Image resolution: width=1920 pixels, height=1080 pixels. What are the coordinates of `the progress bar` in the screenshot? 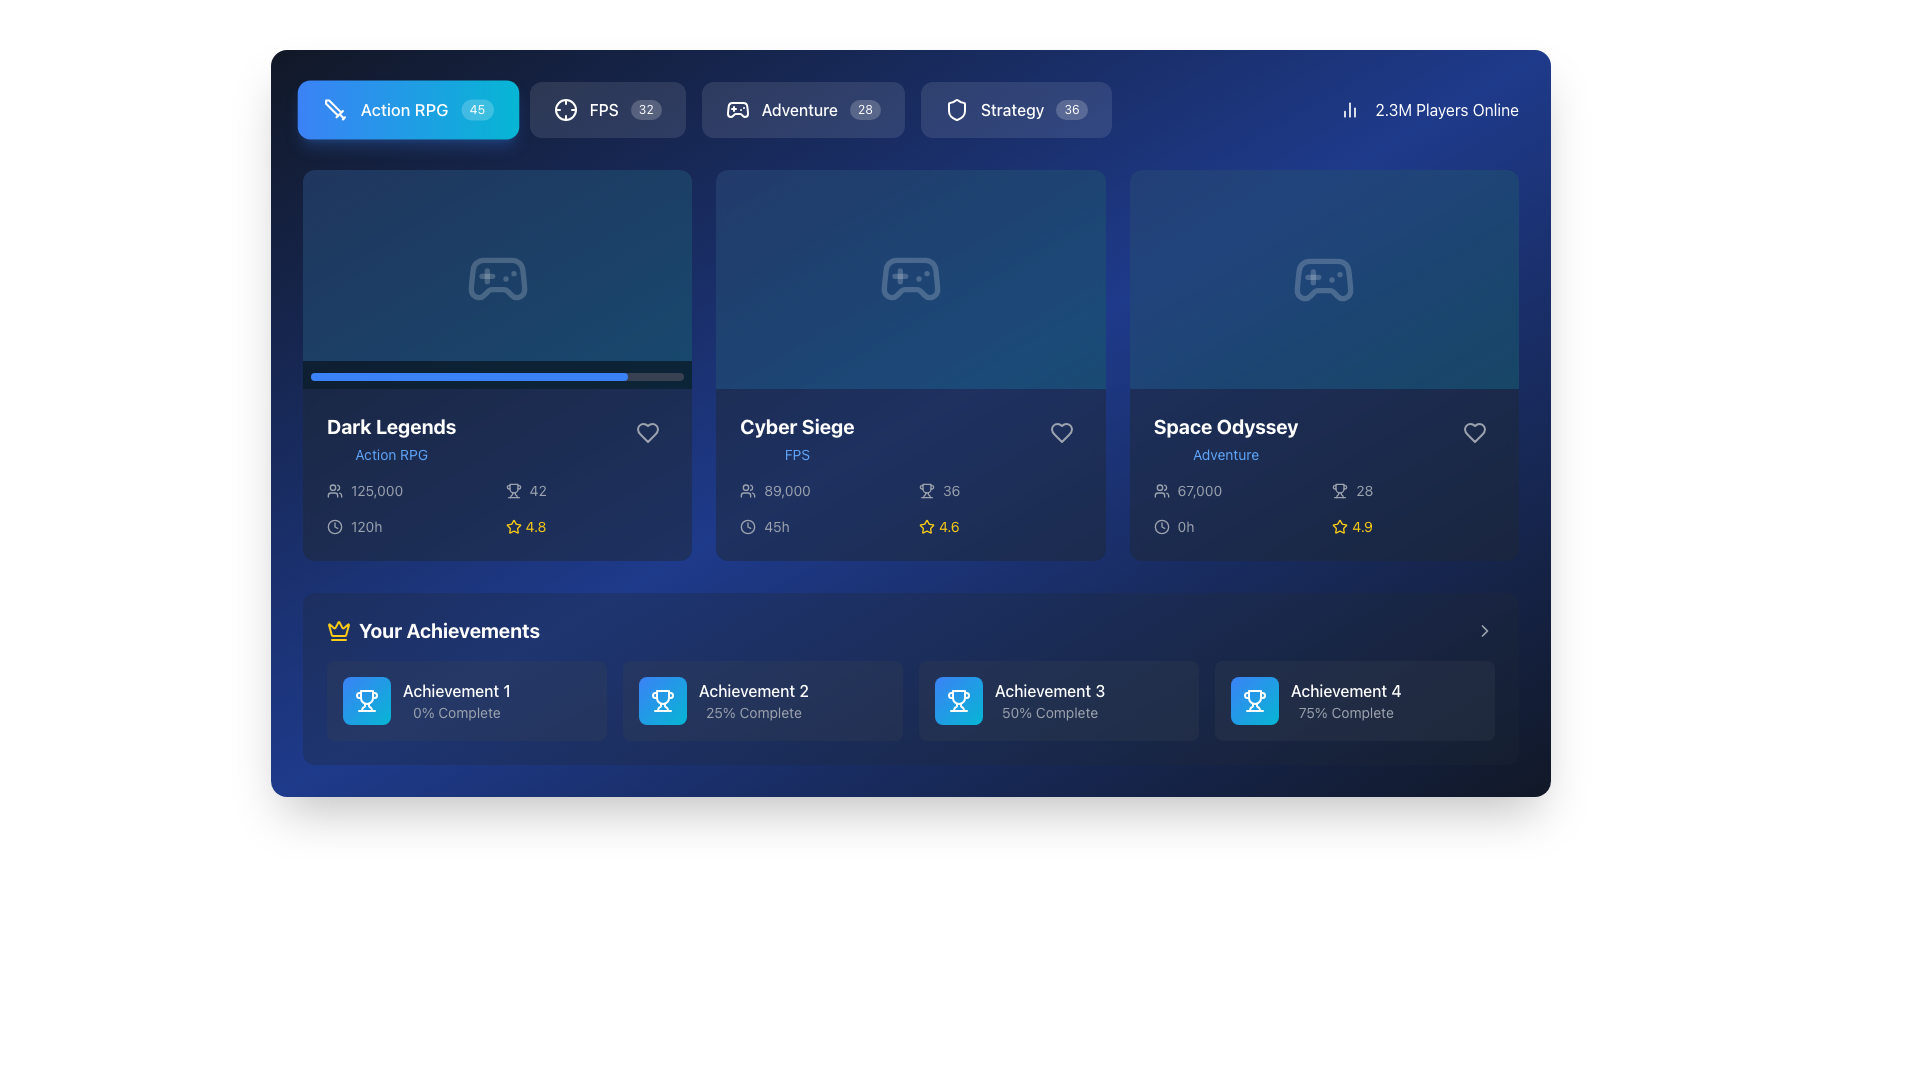 It's located at (344, 375).